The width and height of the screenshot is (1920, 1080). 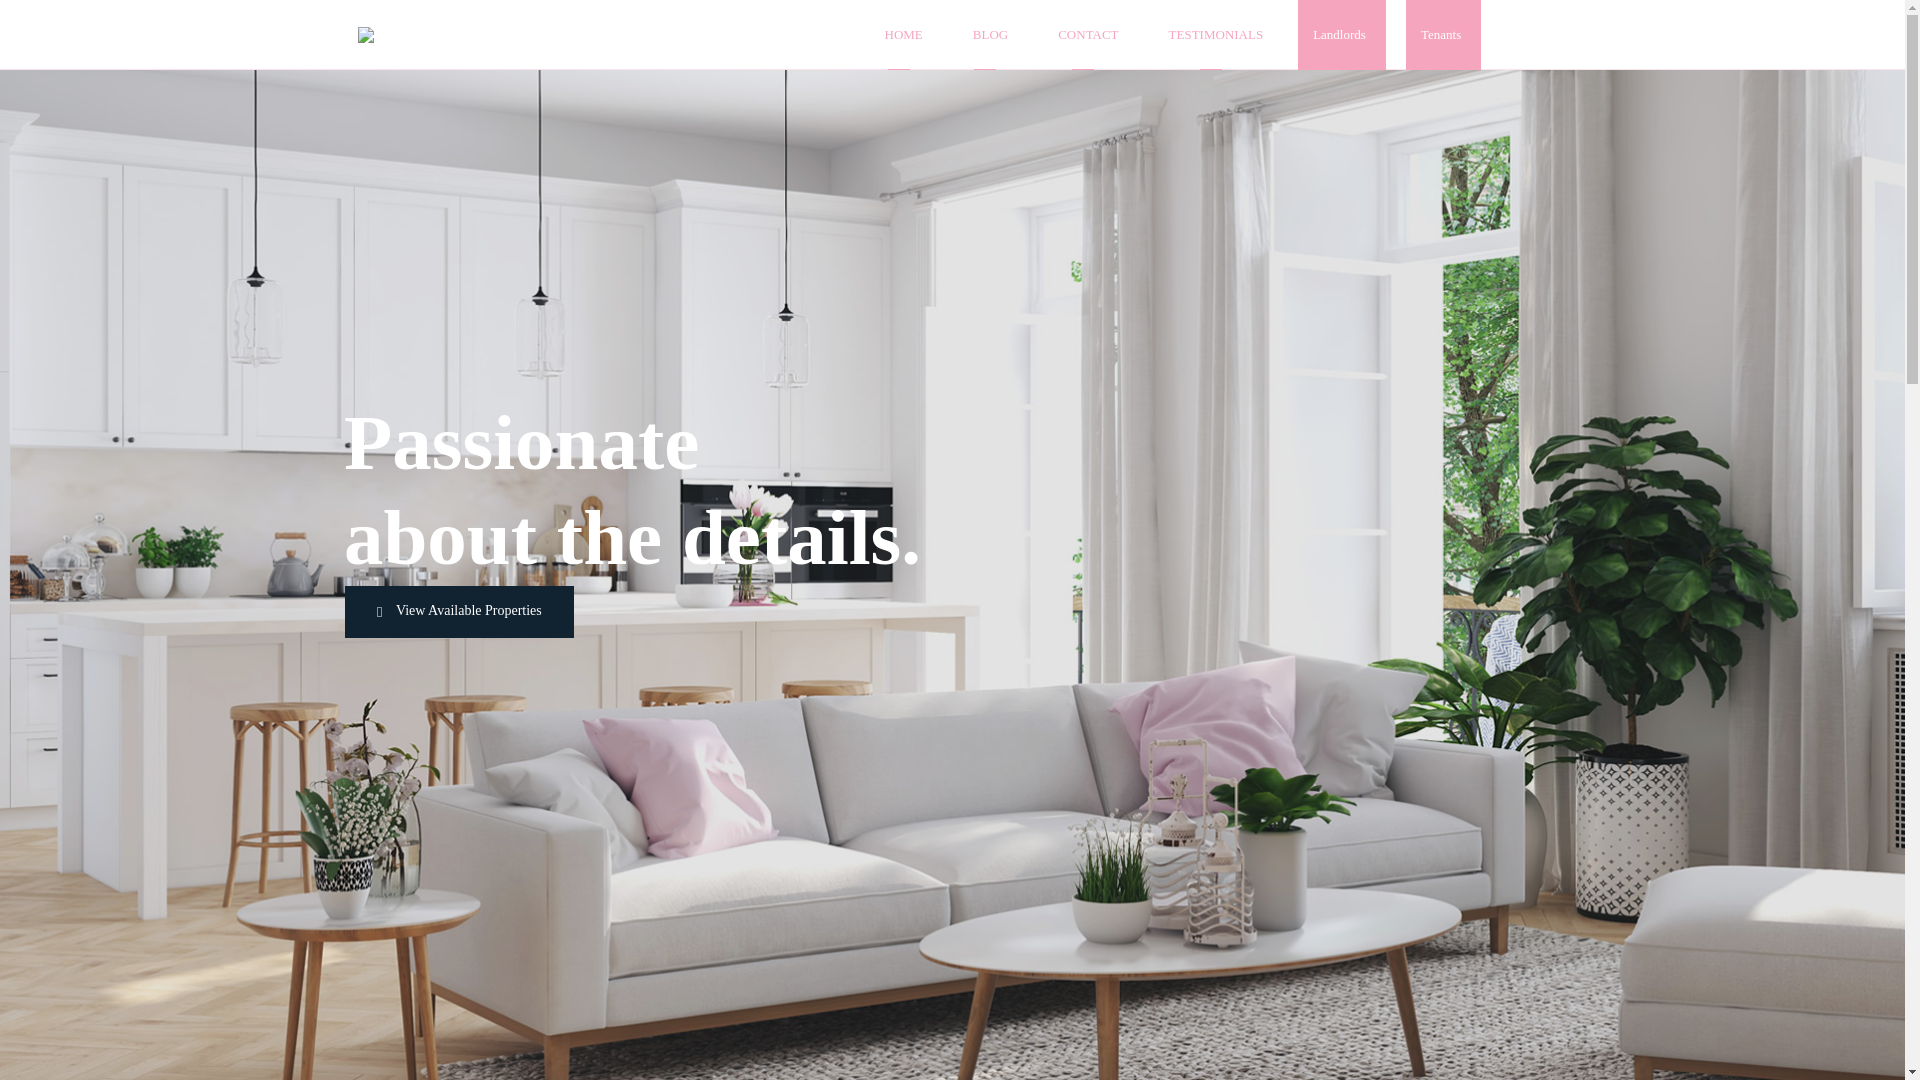 What do you see at coordinates (990, 34) in the screenshot?
I see `'BLOG'` at bounding box center [990, 34].